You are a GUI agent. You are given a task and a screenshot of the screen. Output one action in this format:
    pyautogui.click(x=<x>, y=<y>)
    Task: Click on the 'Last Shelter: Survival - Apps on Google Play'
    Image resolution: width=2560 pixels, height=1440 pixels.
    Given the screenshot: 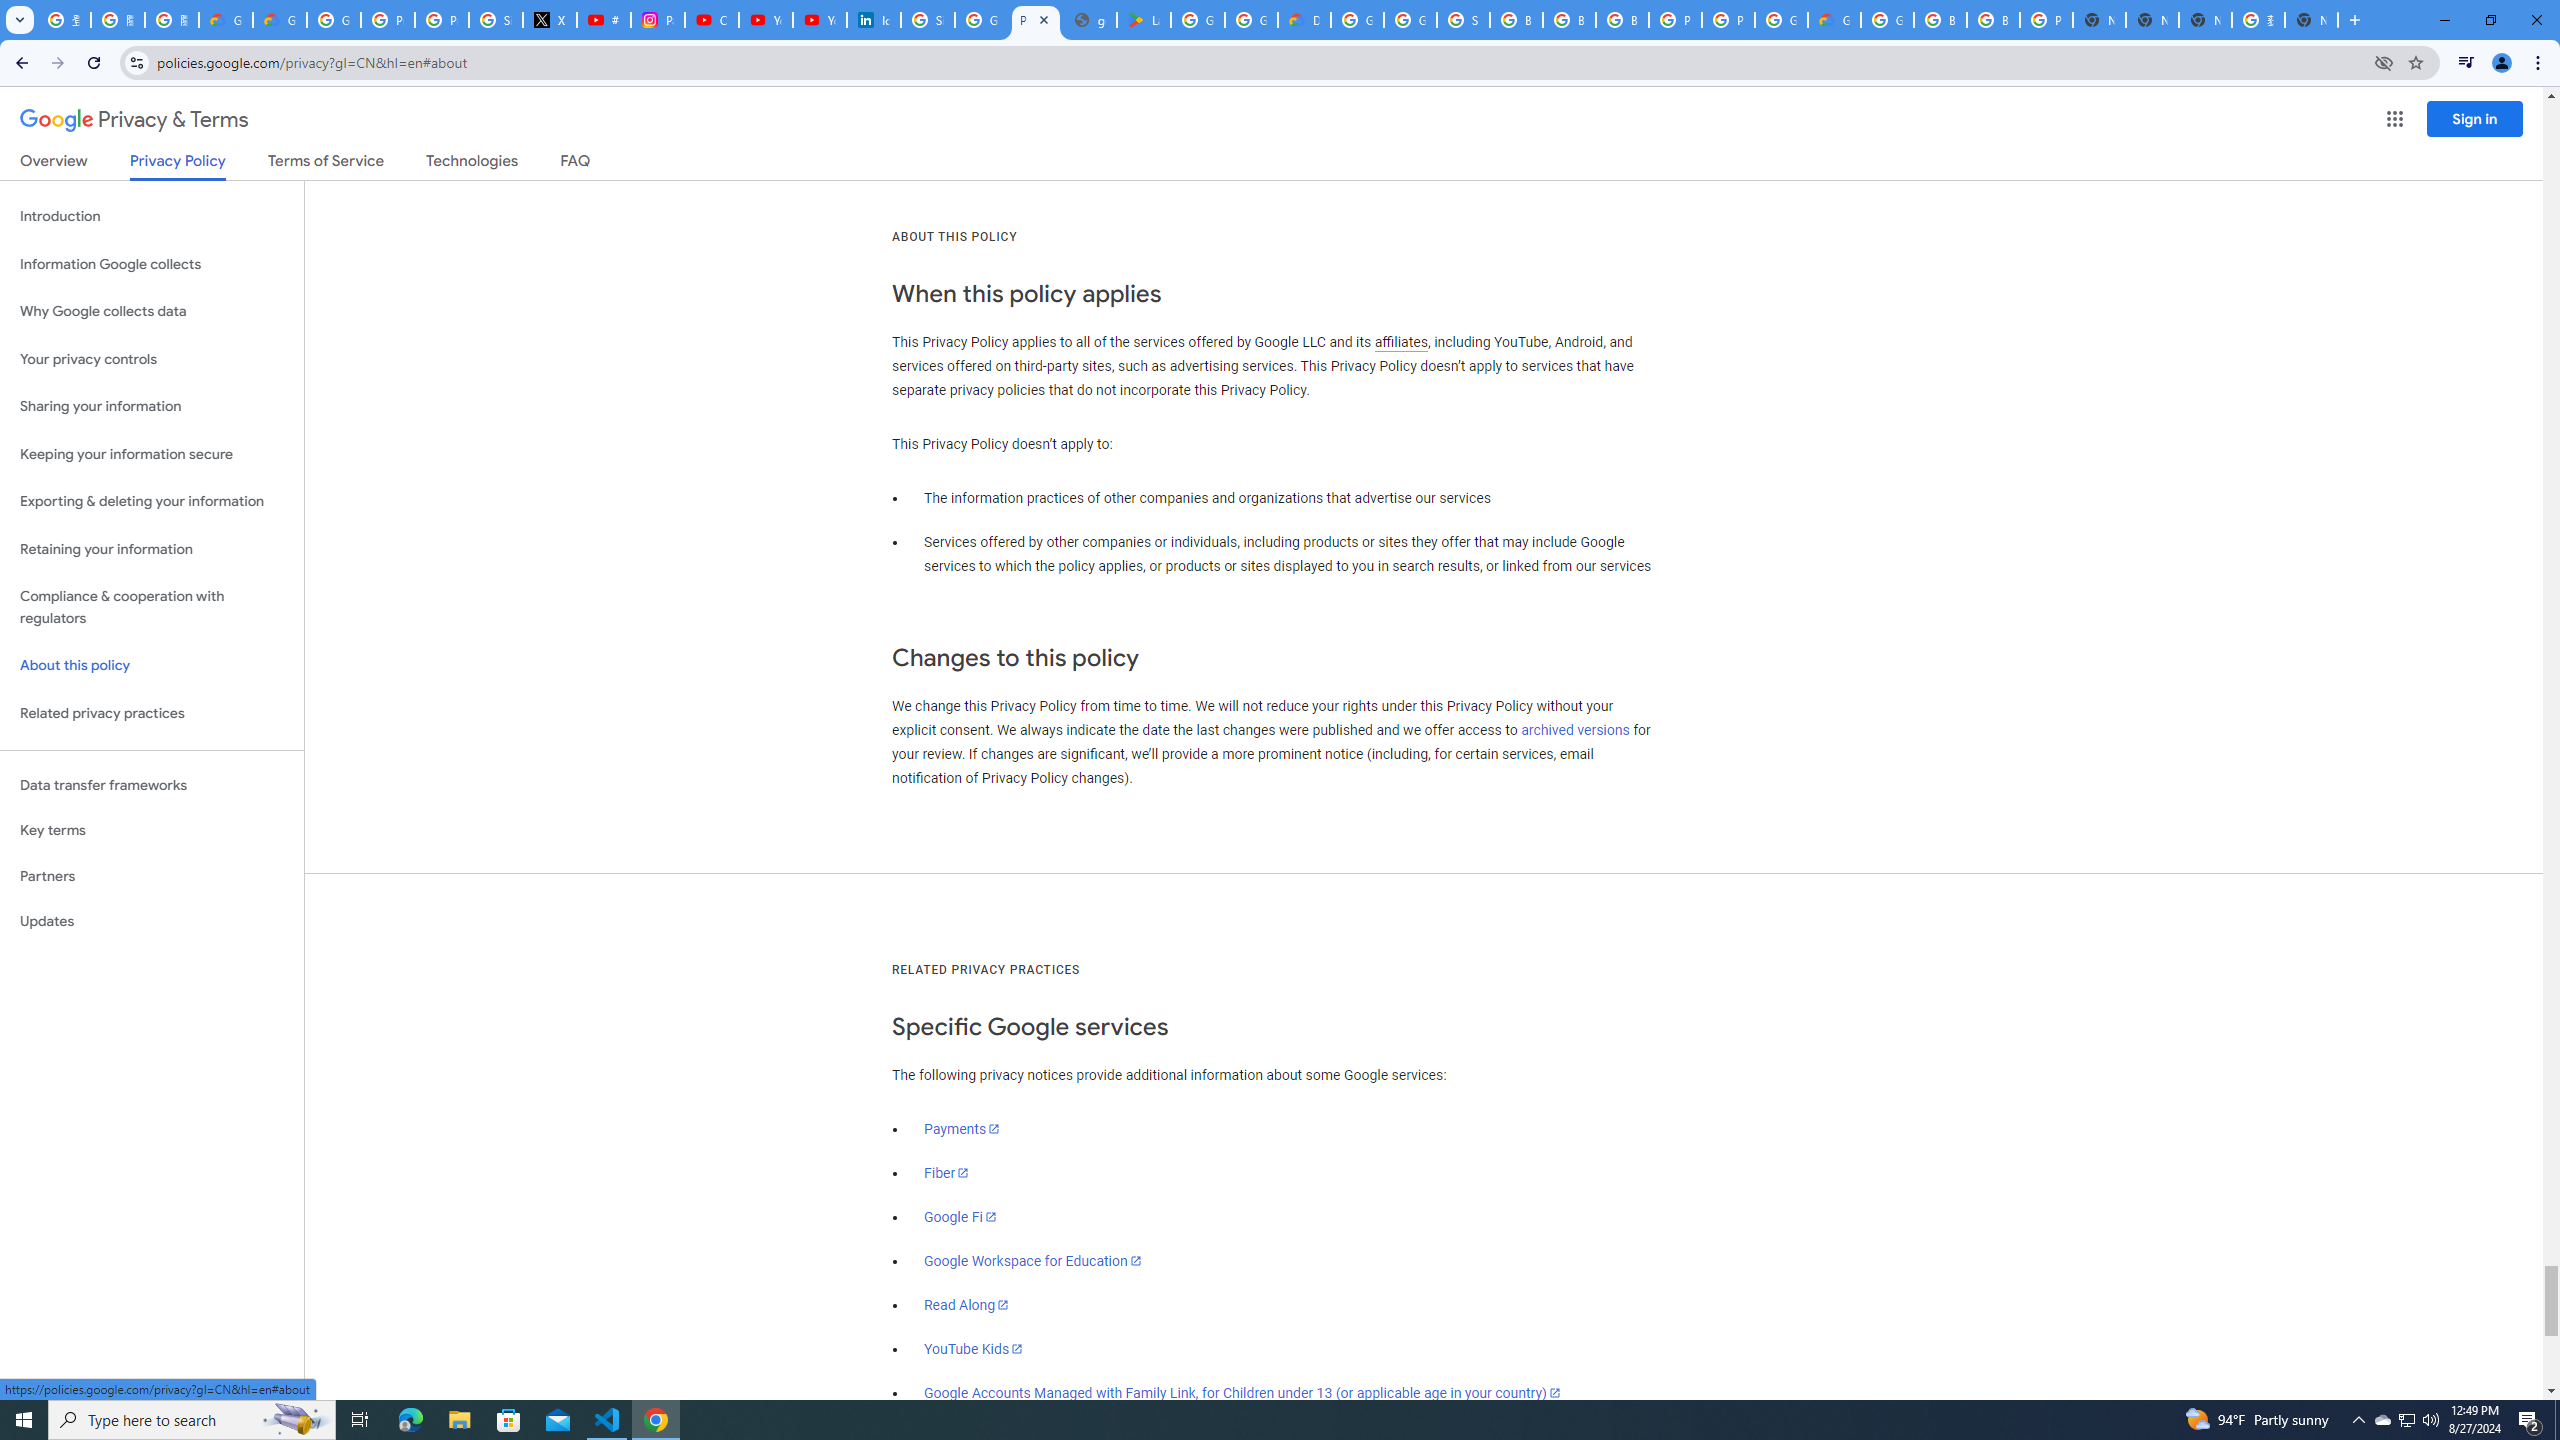 What is the action you would take?
    pyautogui.click(x=1144, y=19)
    